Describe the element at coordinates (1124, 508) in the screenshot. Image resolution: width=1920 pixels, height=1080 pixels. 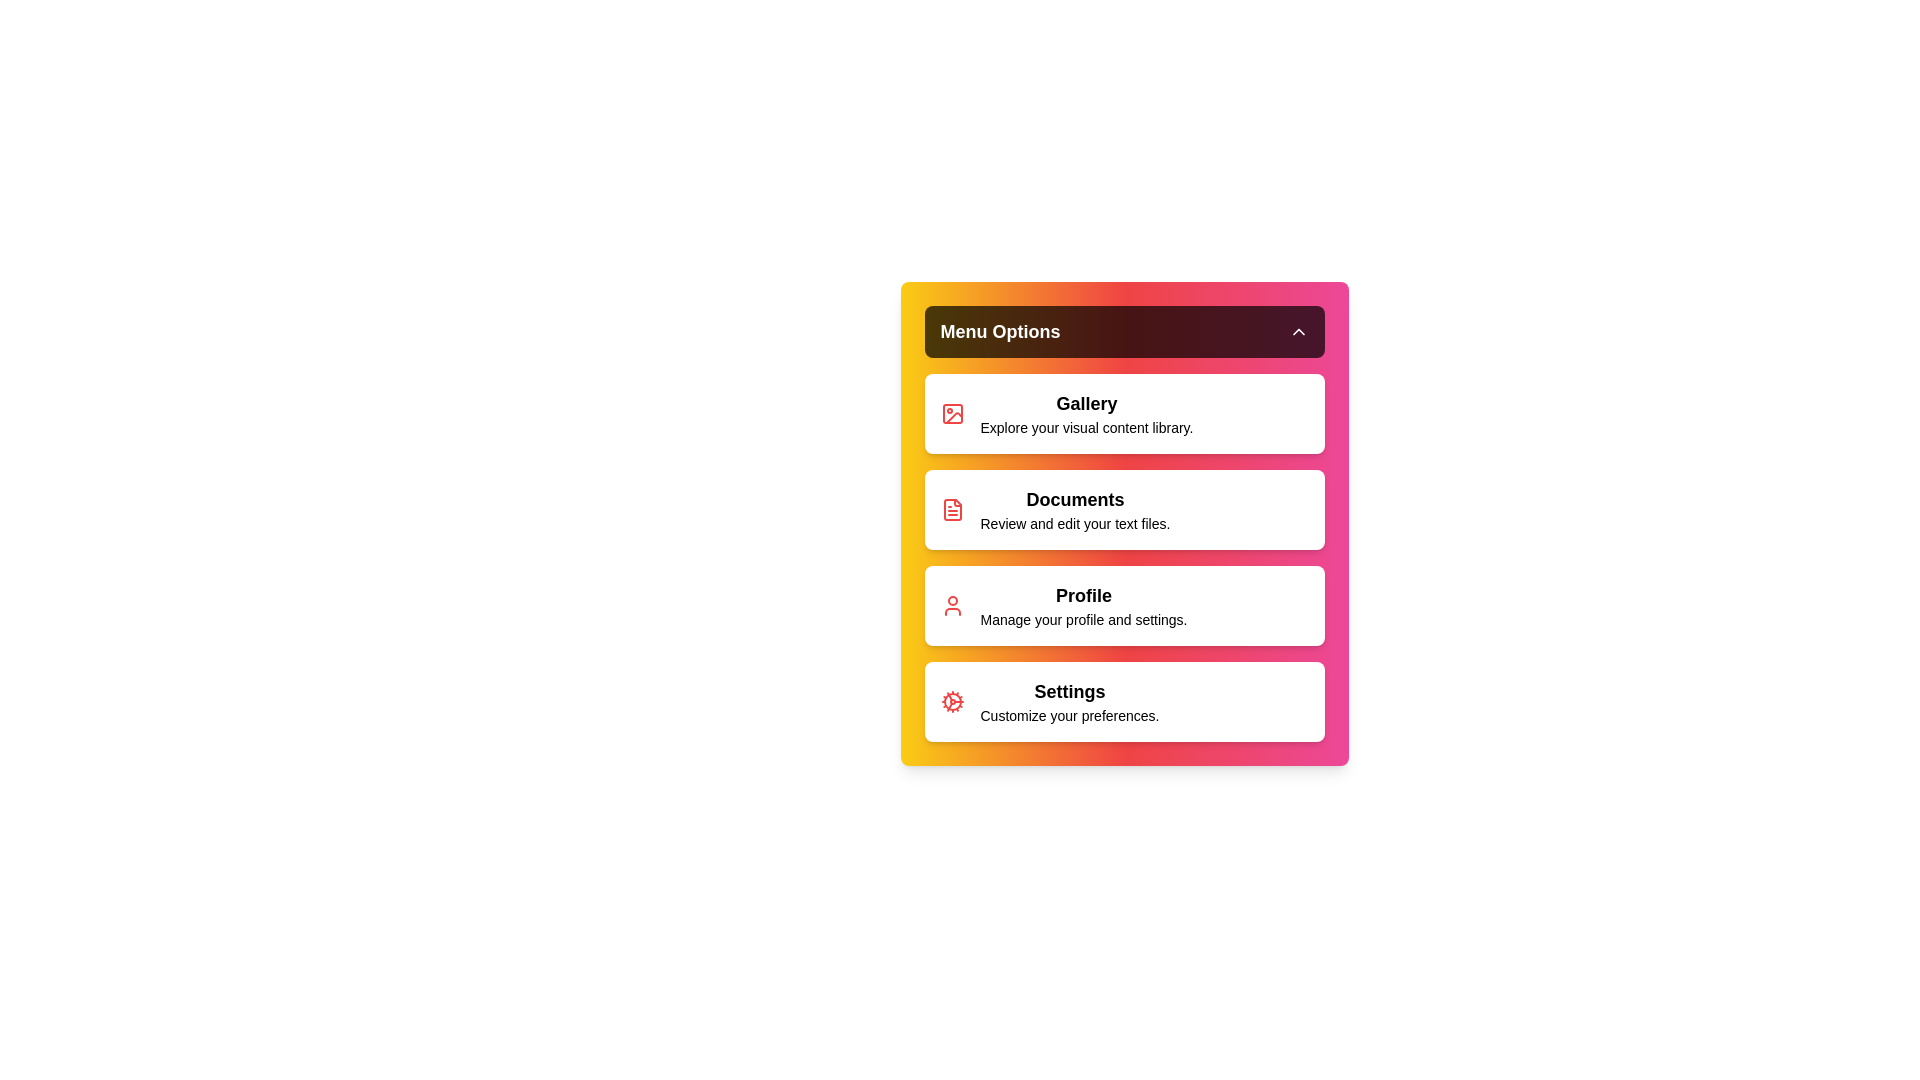
I see `the menu item Documents to select it` at that location.